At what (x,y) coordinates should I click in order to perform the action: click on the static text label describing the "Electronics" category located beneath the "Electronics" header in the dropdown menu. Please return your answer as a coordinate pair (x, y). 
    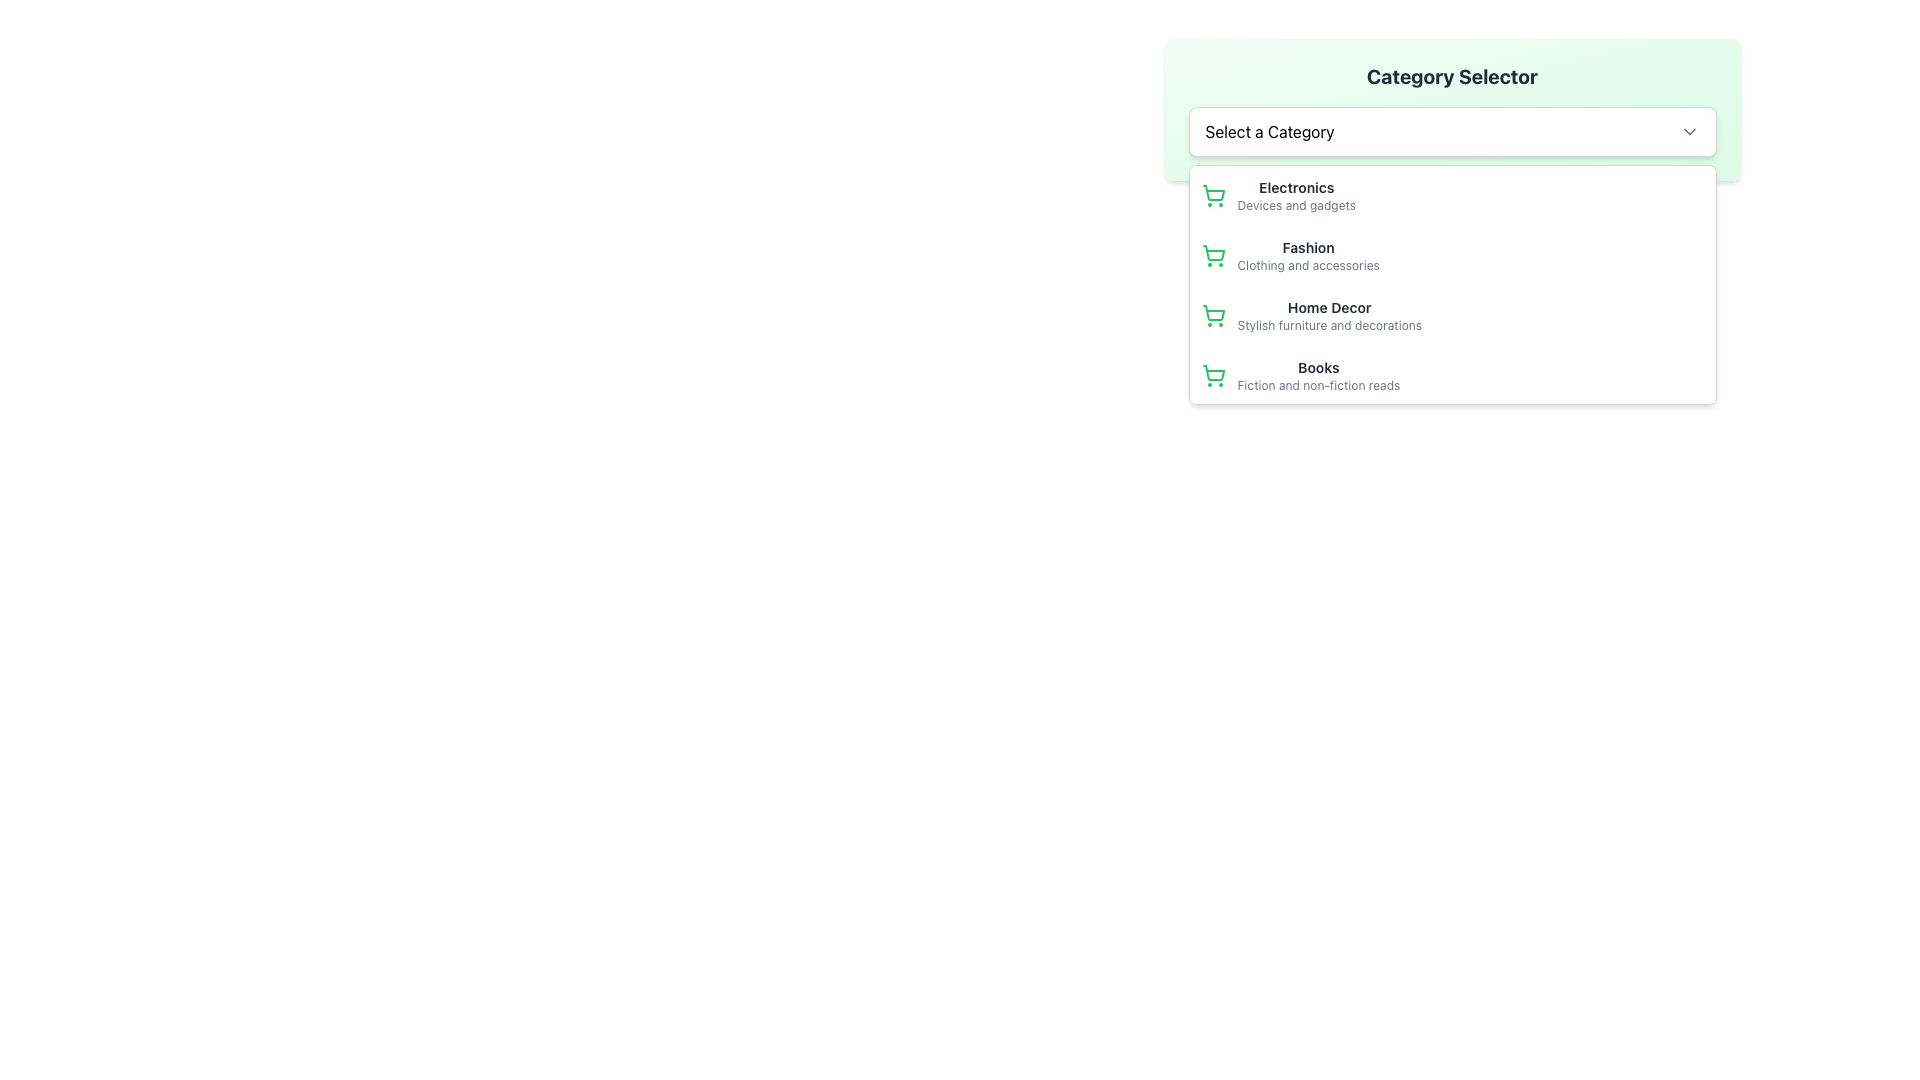
    Looking at the image, I should click on (1296, 205).